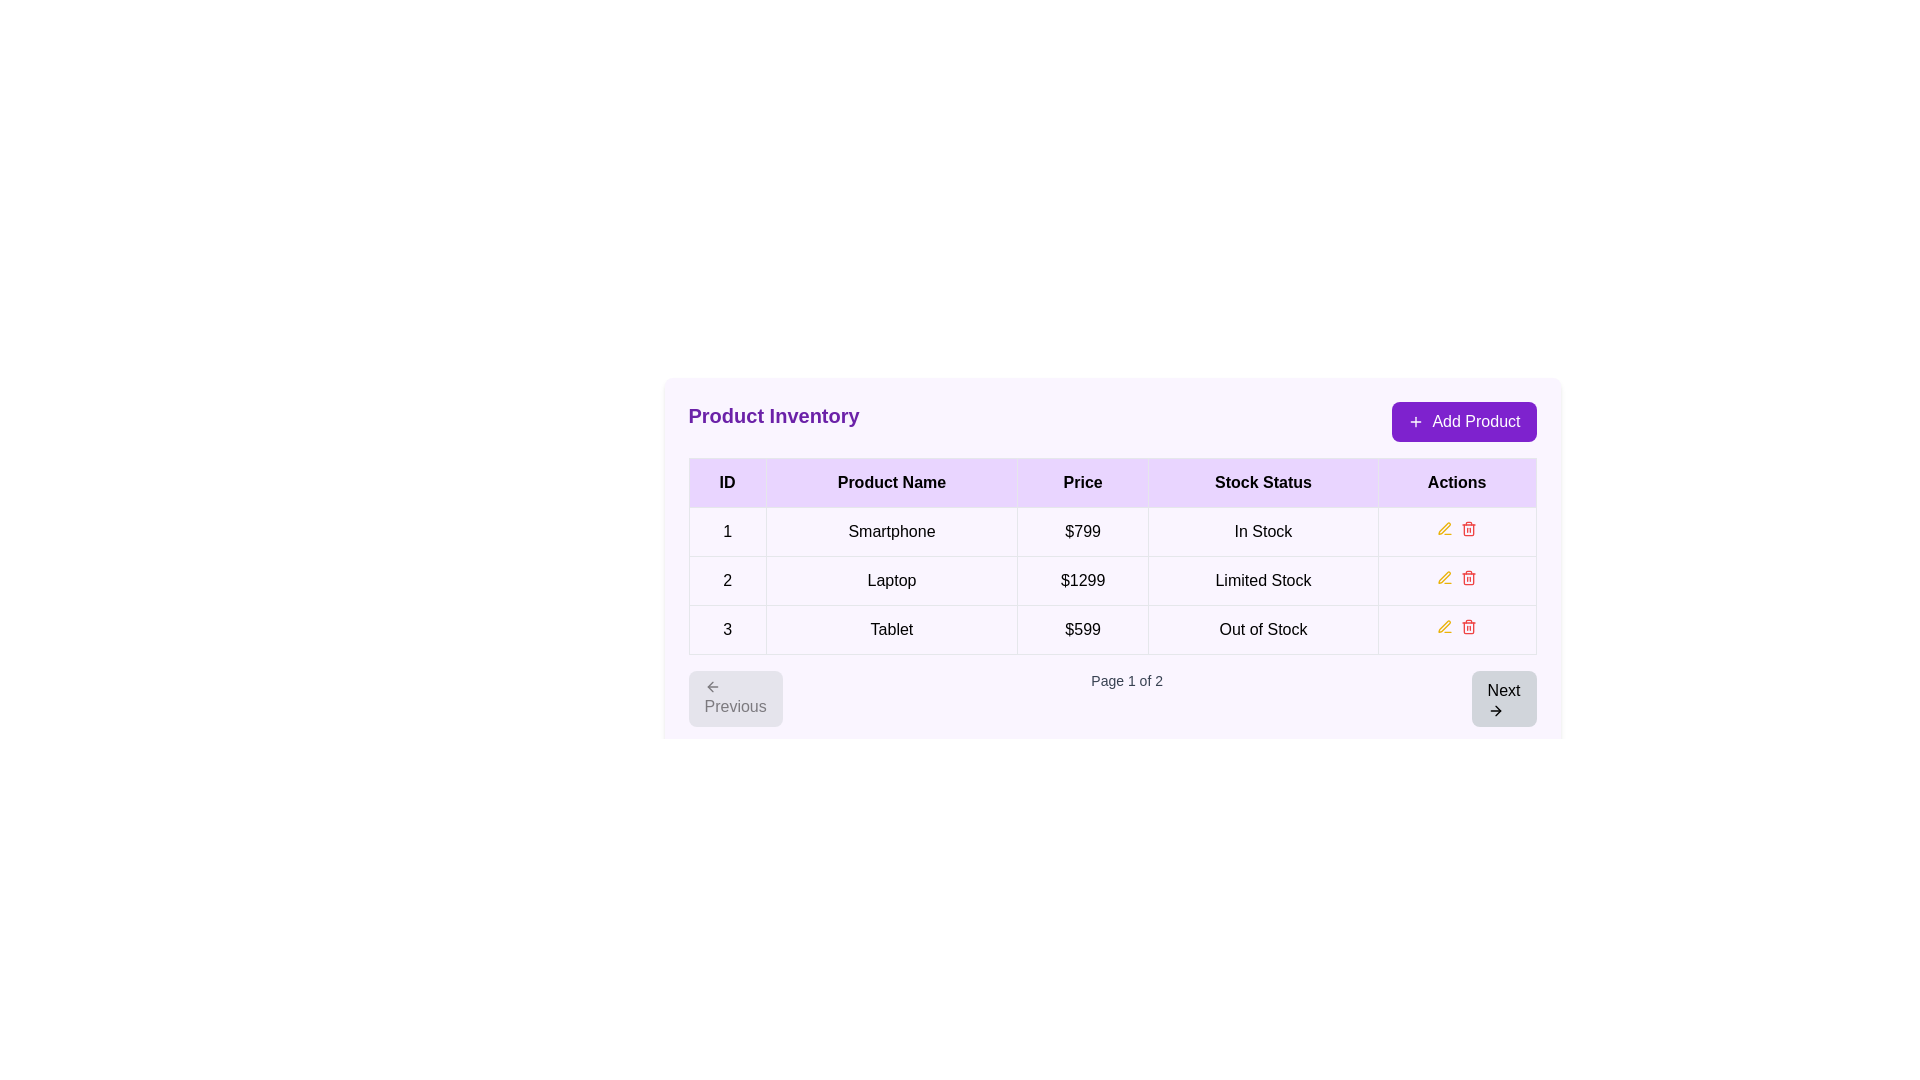  Describe the element at coordinates (1111, 628) in the screenshot. I see `the third row in the product inventory table, which shows '3 Tablet $599 Out of Stock'` at that location.